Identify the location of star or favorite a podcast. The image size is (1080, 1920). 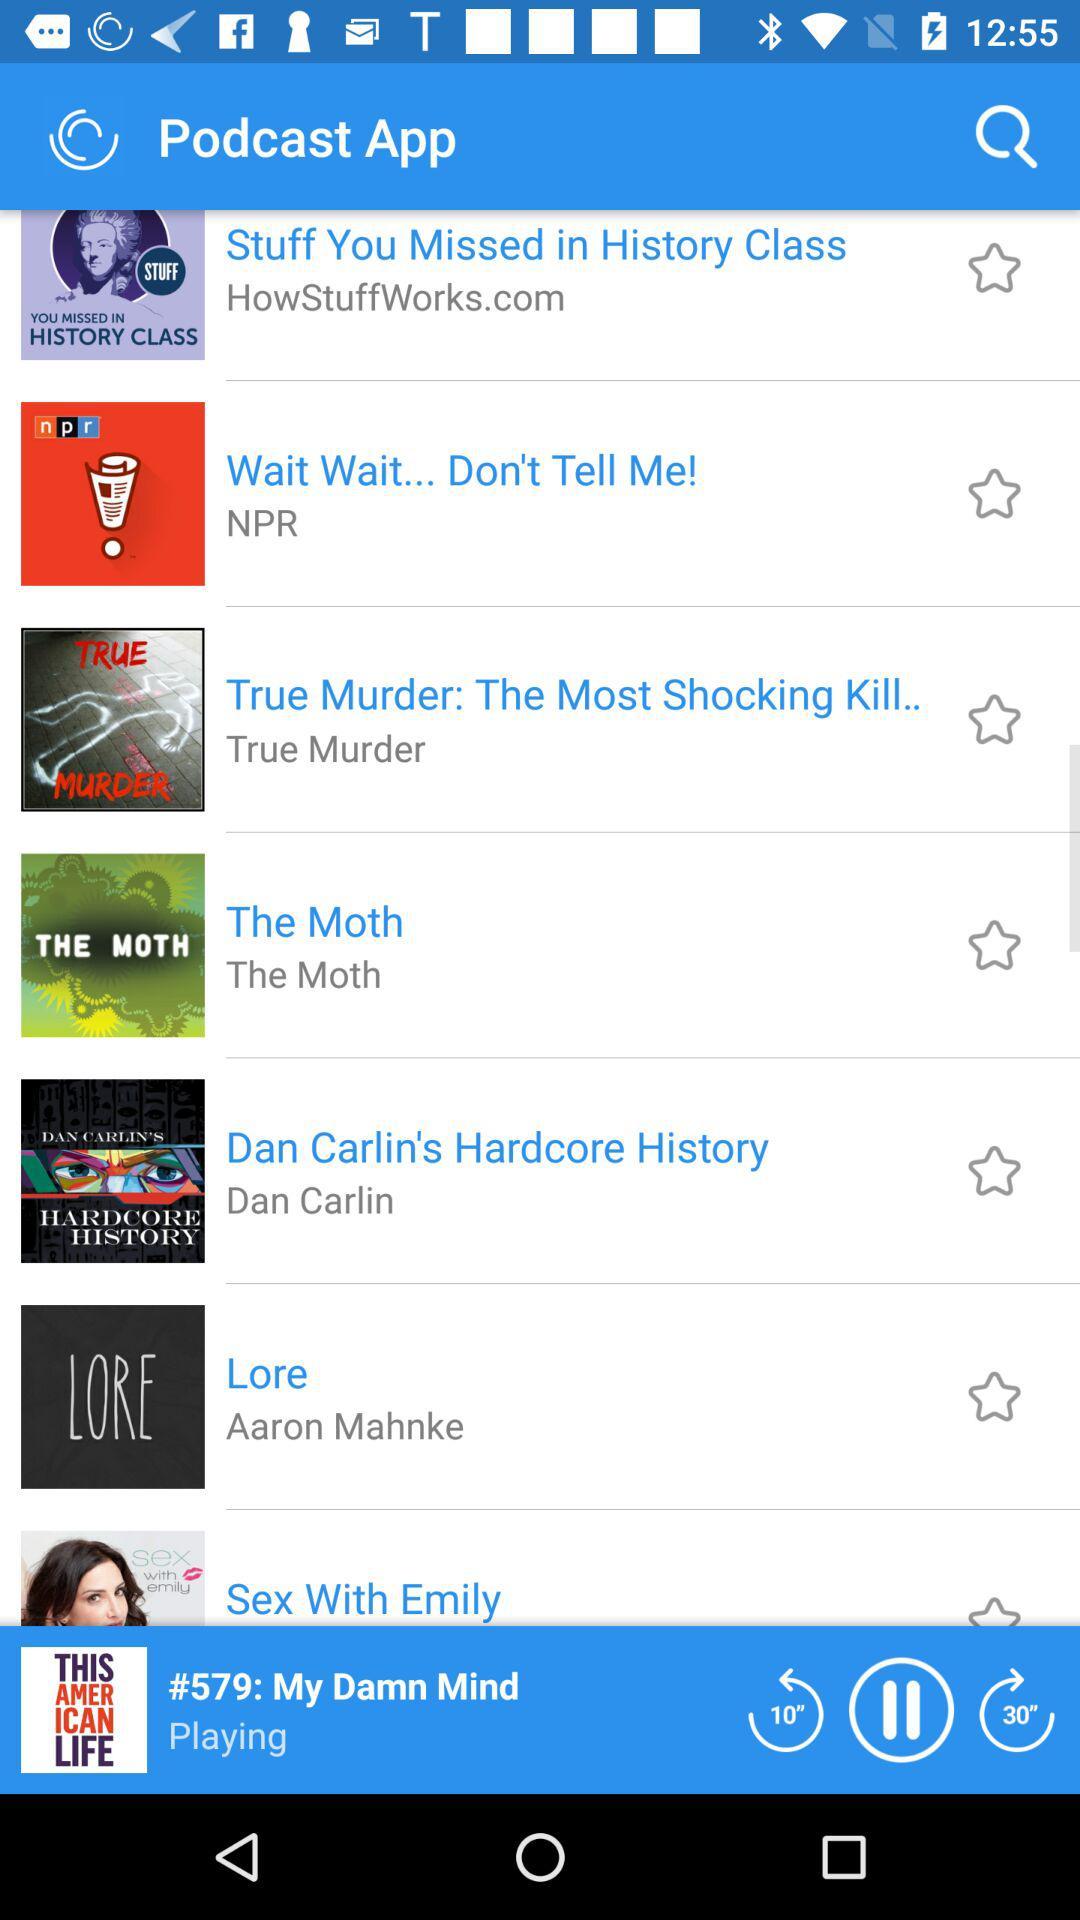
(994, 944).